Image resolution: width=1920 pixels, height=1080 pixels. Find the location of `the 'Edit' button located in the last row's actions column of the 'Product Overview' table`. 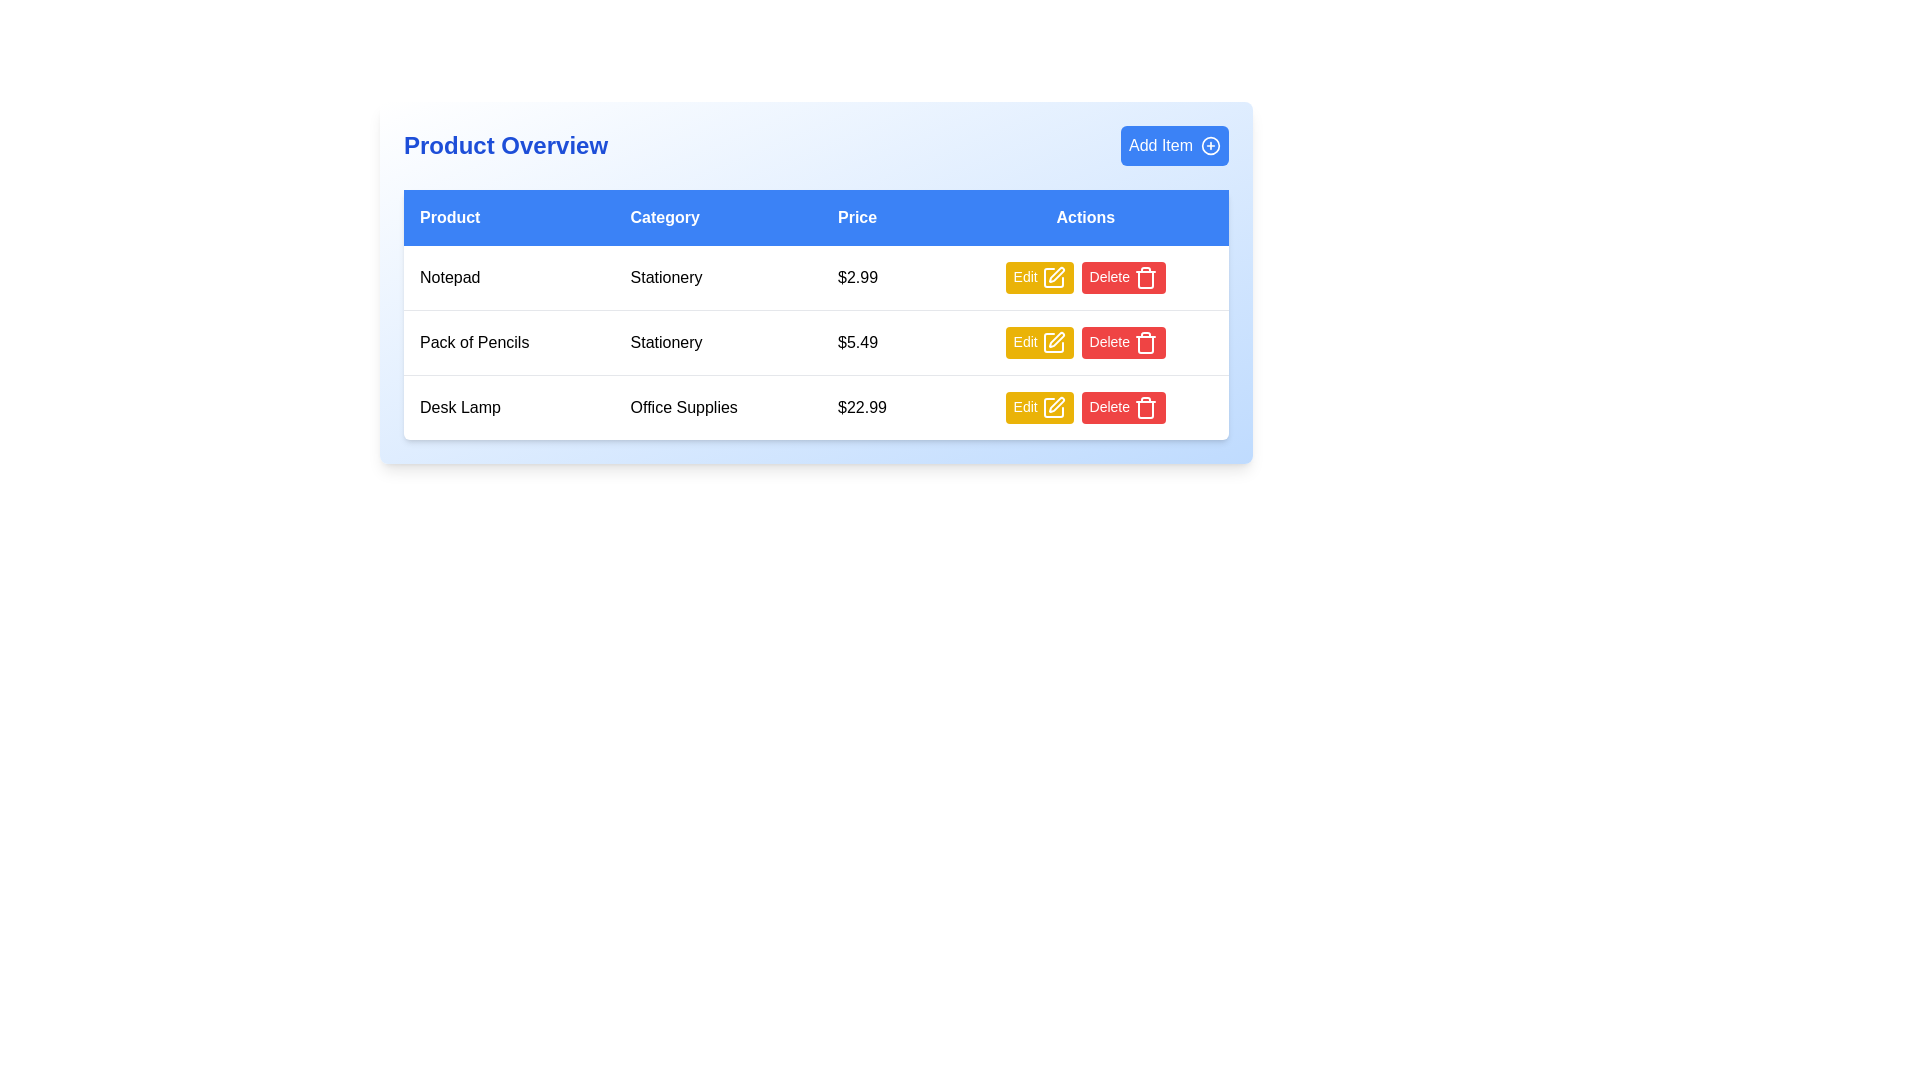

the 'Edit' button located in the last row's actions column of the 'Product Overview' table is located at coordinates (1039, 407).